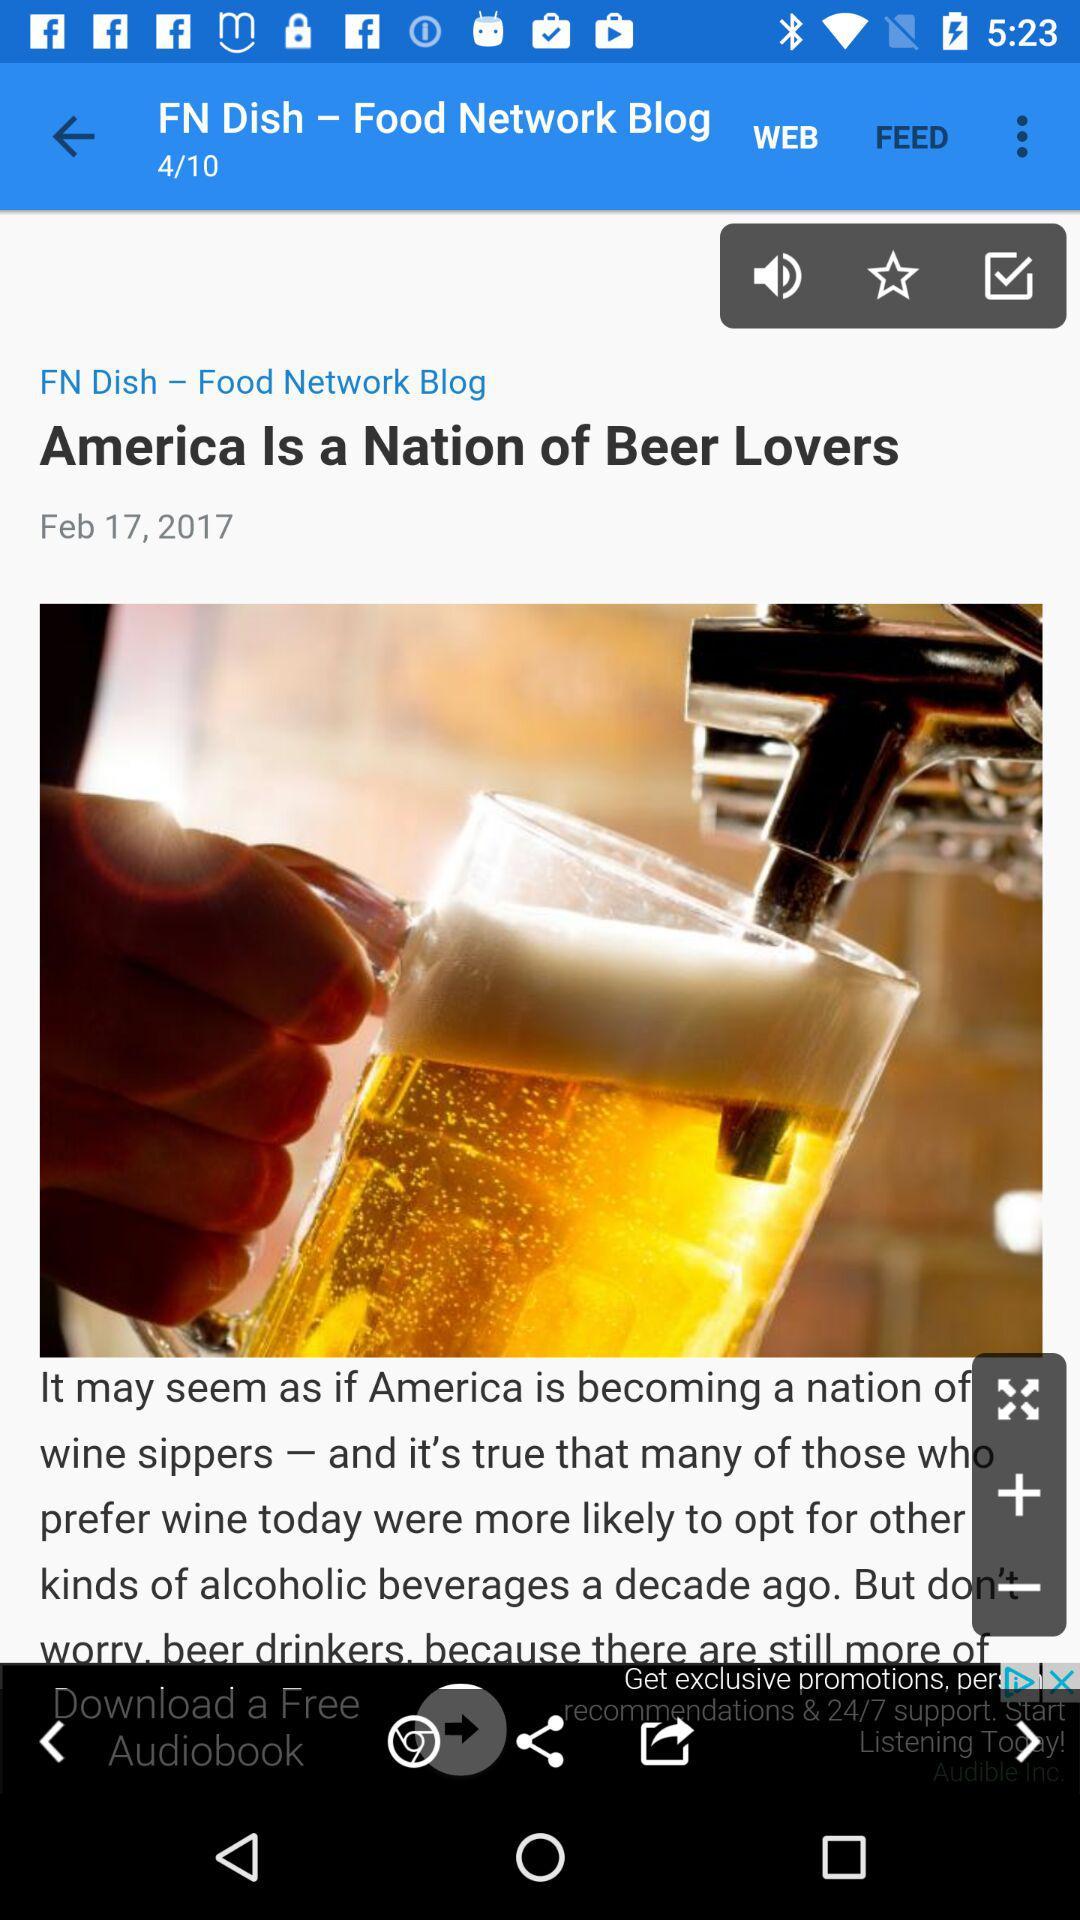 This screenshot has width=1080, height=1920. I want to click on go back, so click(51, 1740).